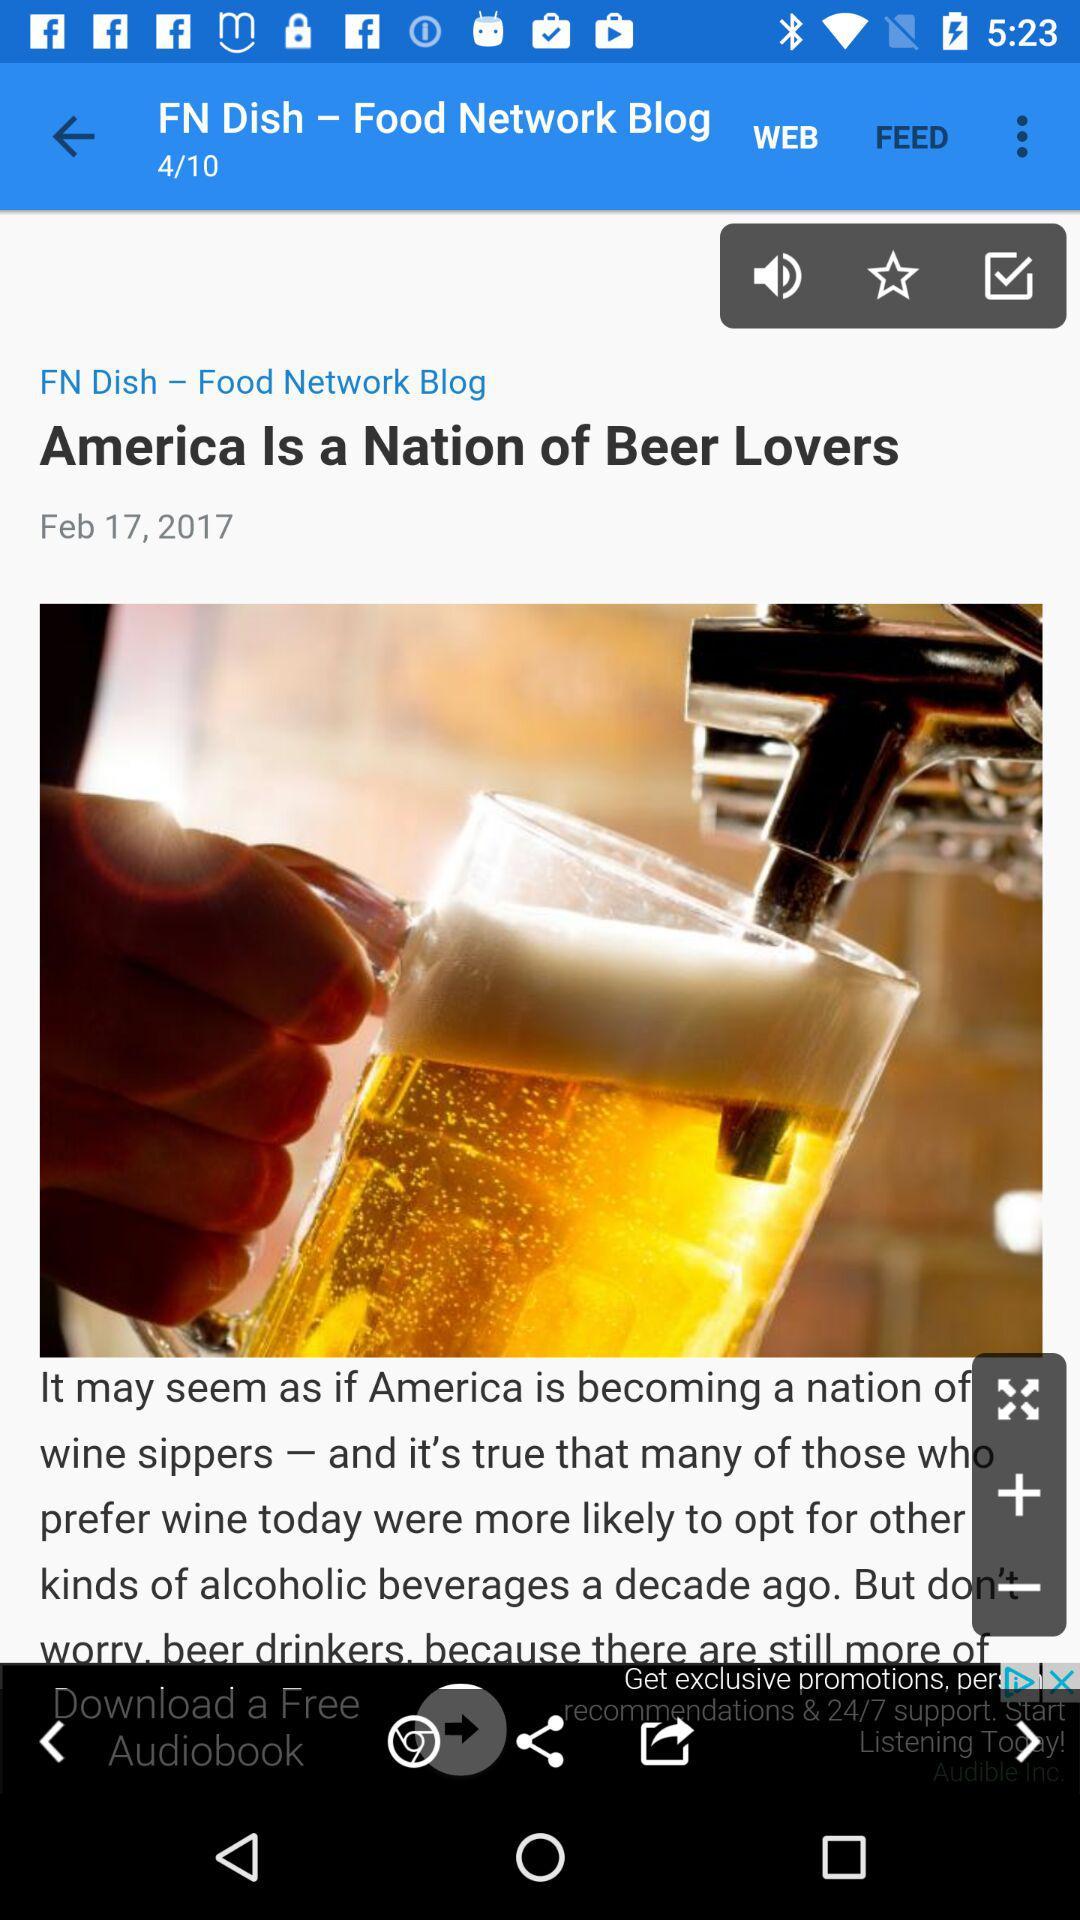 This screenshot has width=1080, height=1920. I want to click on go back, so click(51, 1740).